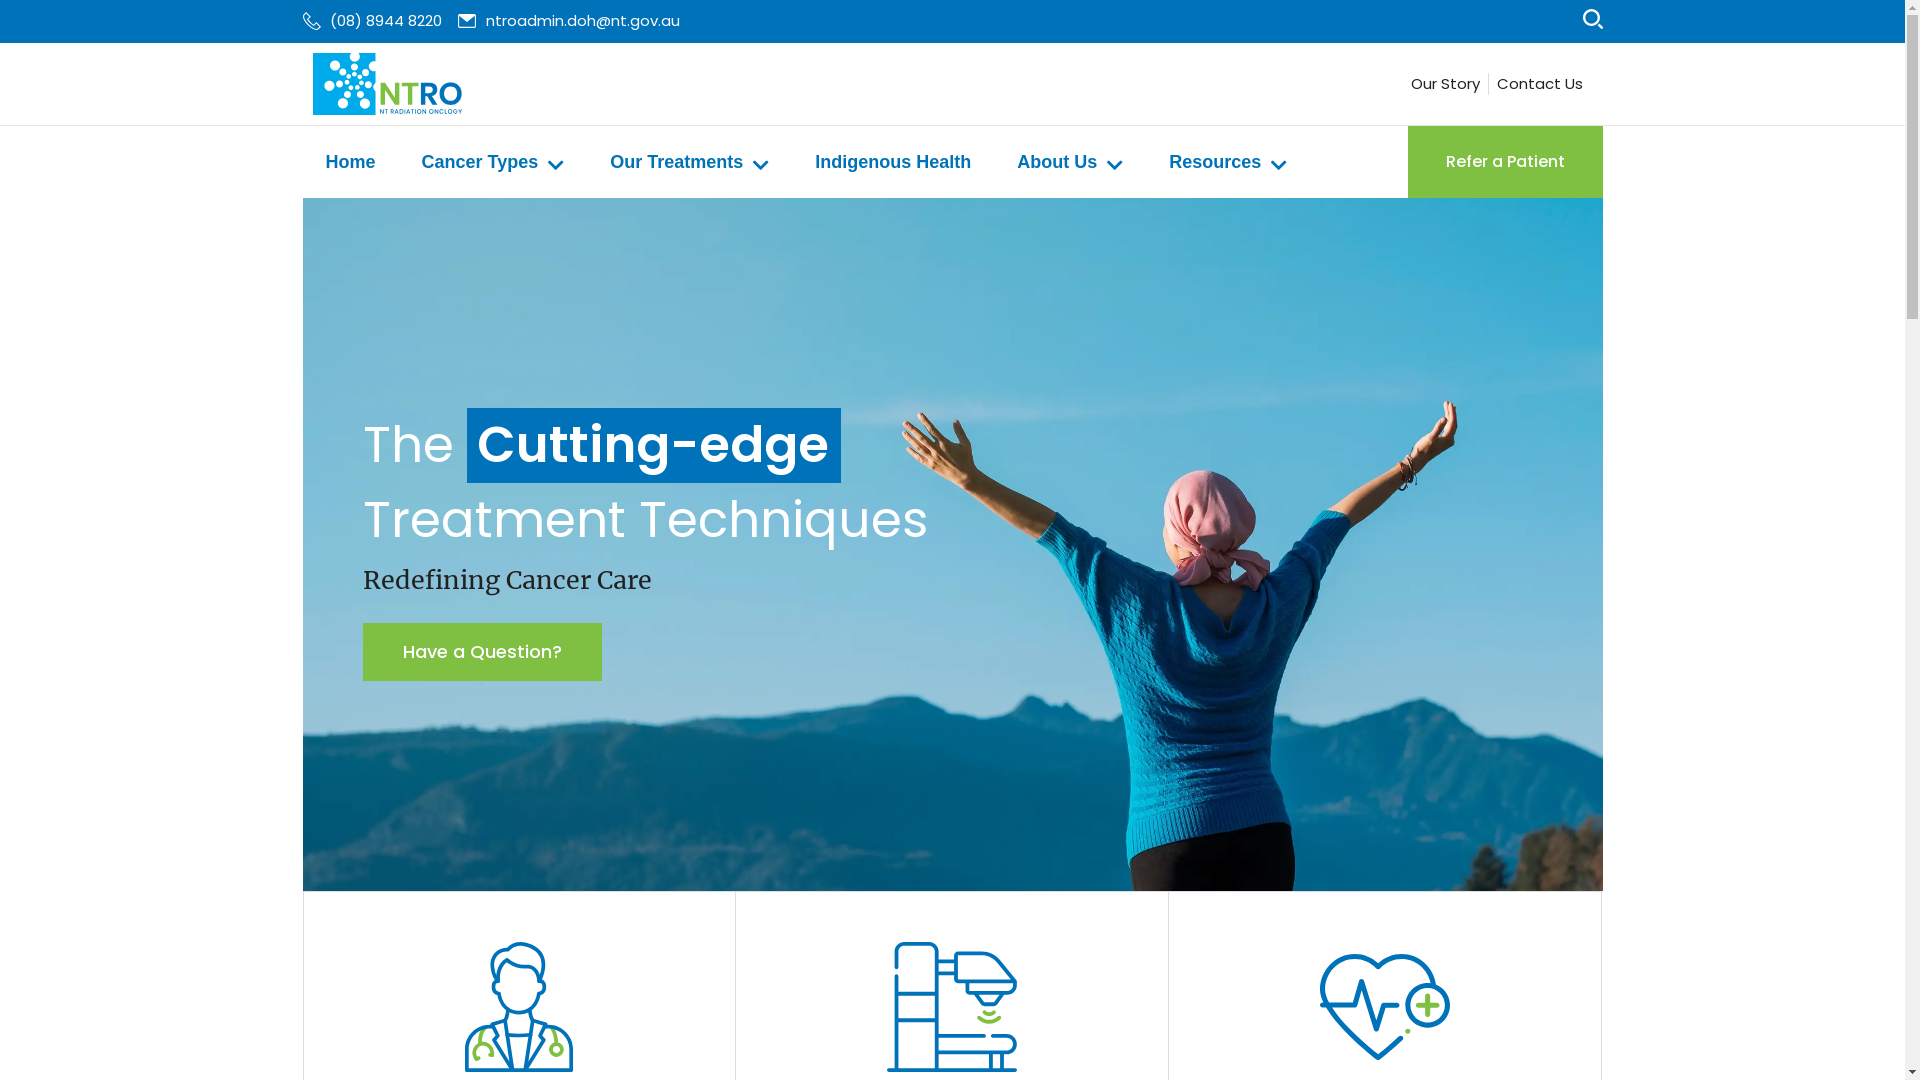 This screenshot has height=1080, width=1920. What do you see at coordinates (1538, 83) in the screenshot?
I see `'Contact Us'` at bounding box center [1538, 83].